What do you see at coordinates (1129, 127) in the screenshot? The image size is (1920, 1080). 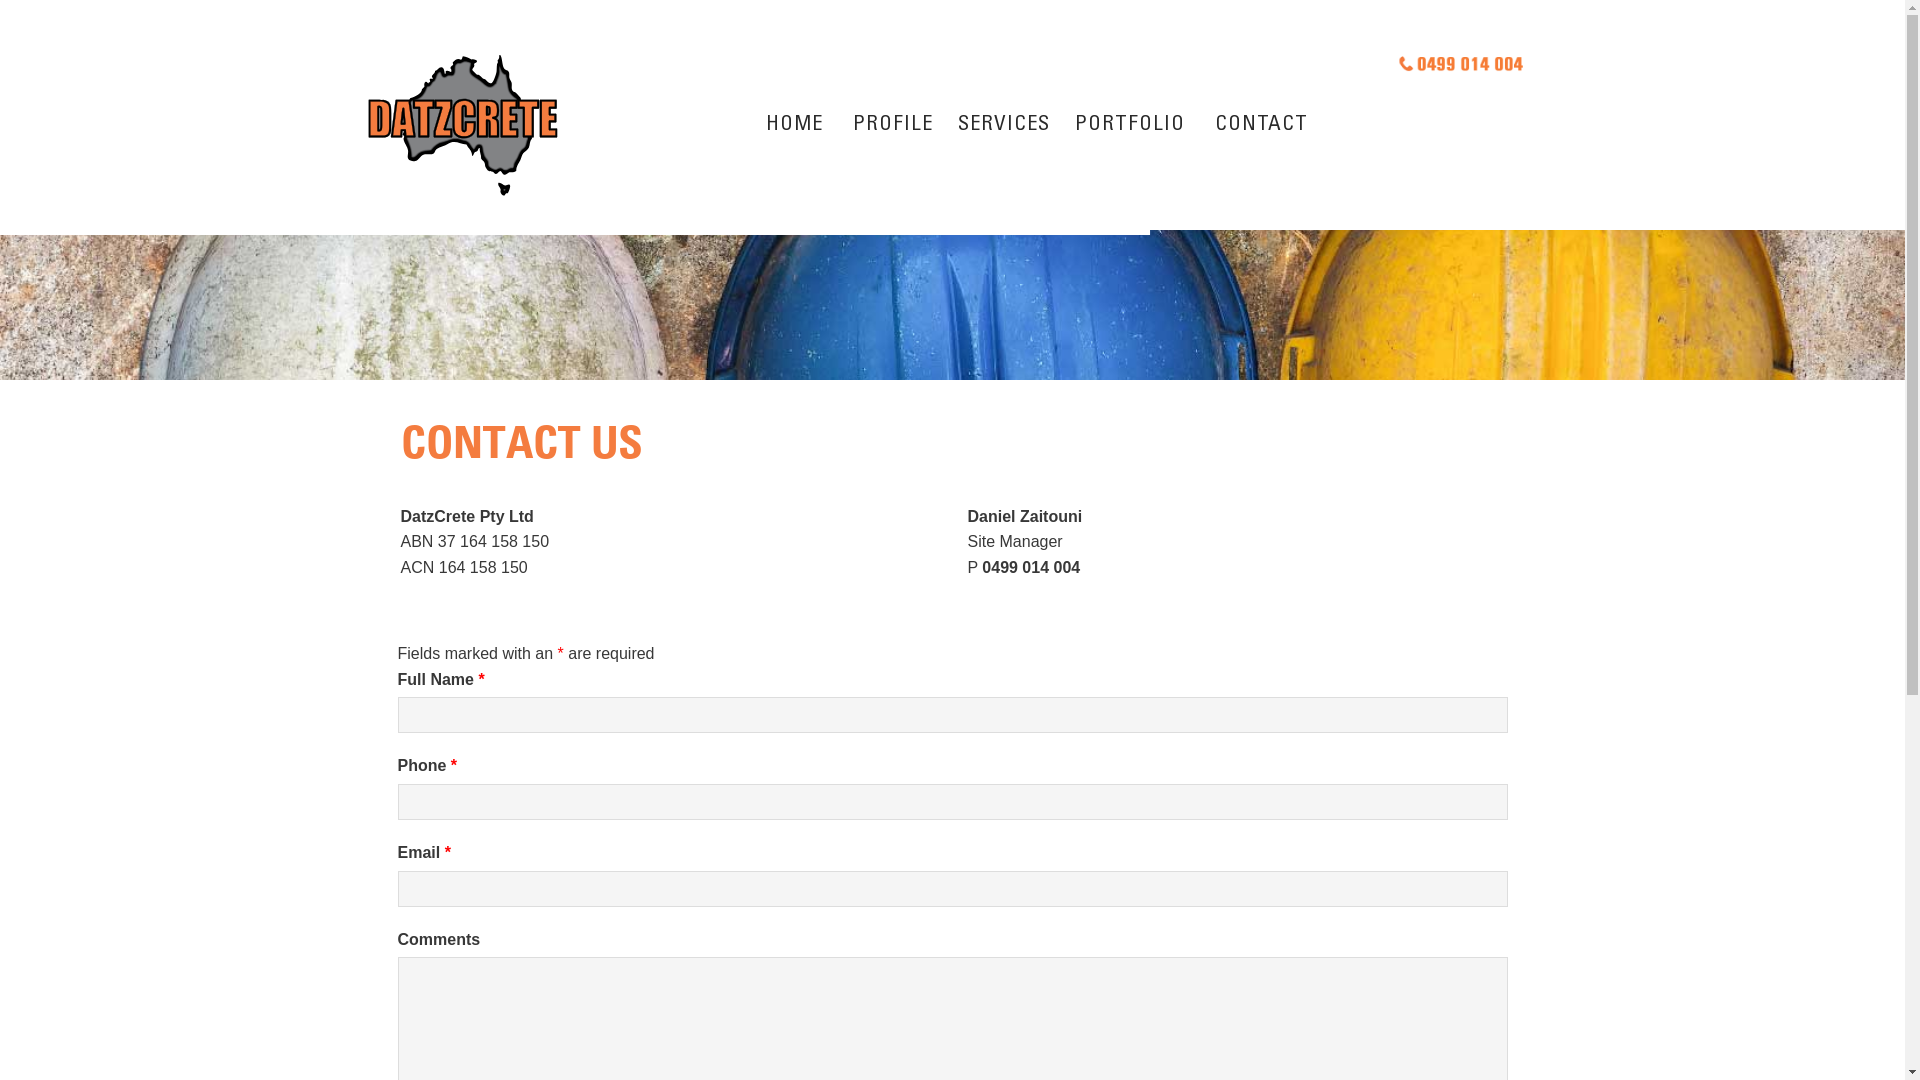 I see `'PORTFOLIO'` at bounding box center [1129, 127].